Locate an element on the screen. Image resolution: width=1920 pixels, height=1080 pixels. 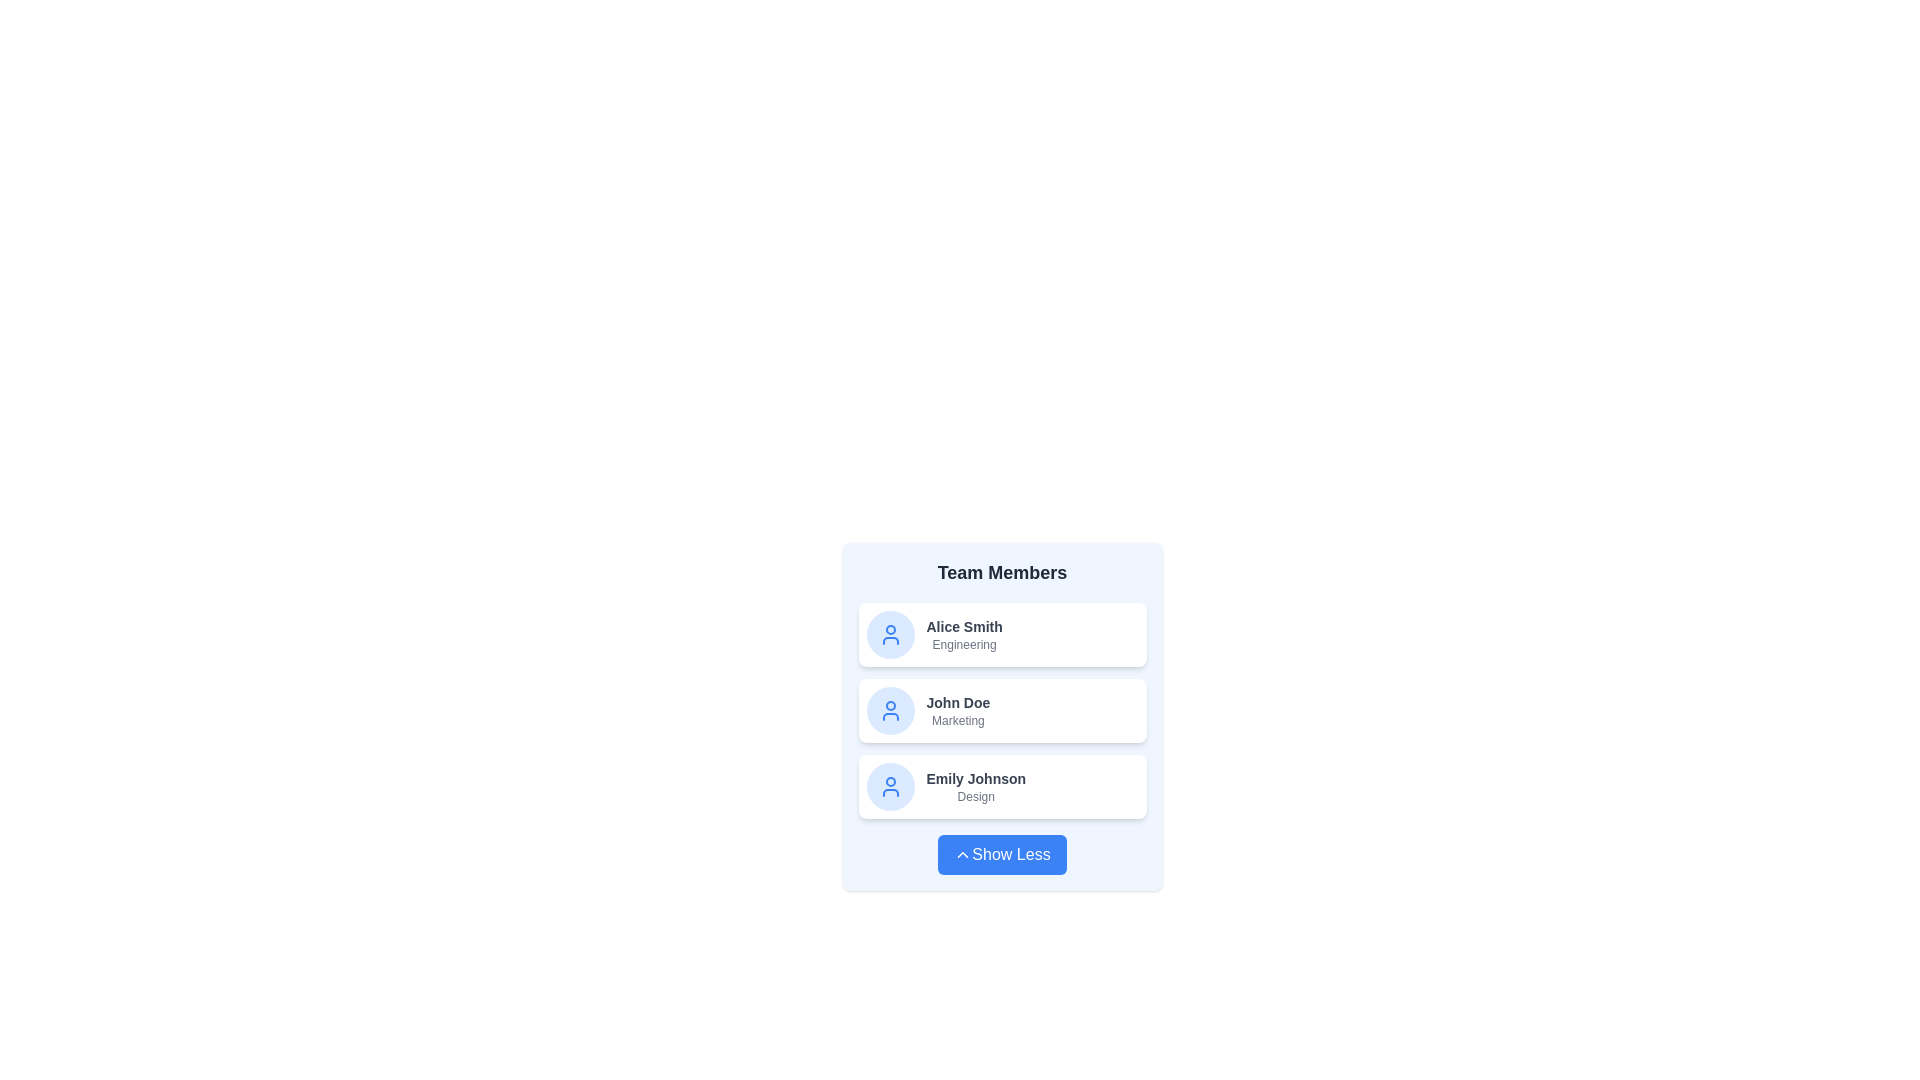
the text label displaying 'Alice Smith', which is the upper text entity within the first information card in the 'Team Members' section is located at coordinates (964, 626).